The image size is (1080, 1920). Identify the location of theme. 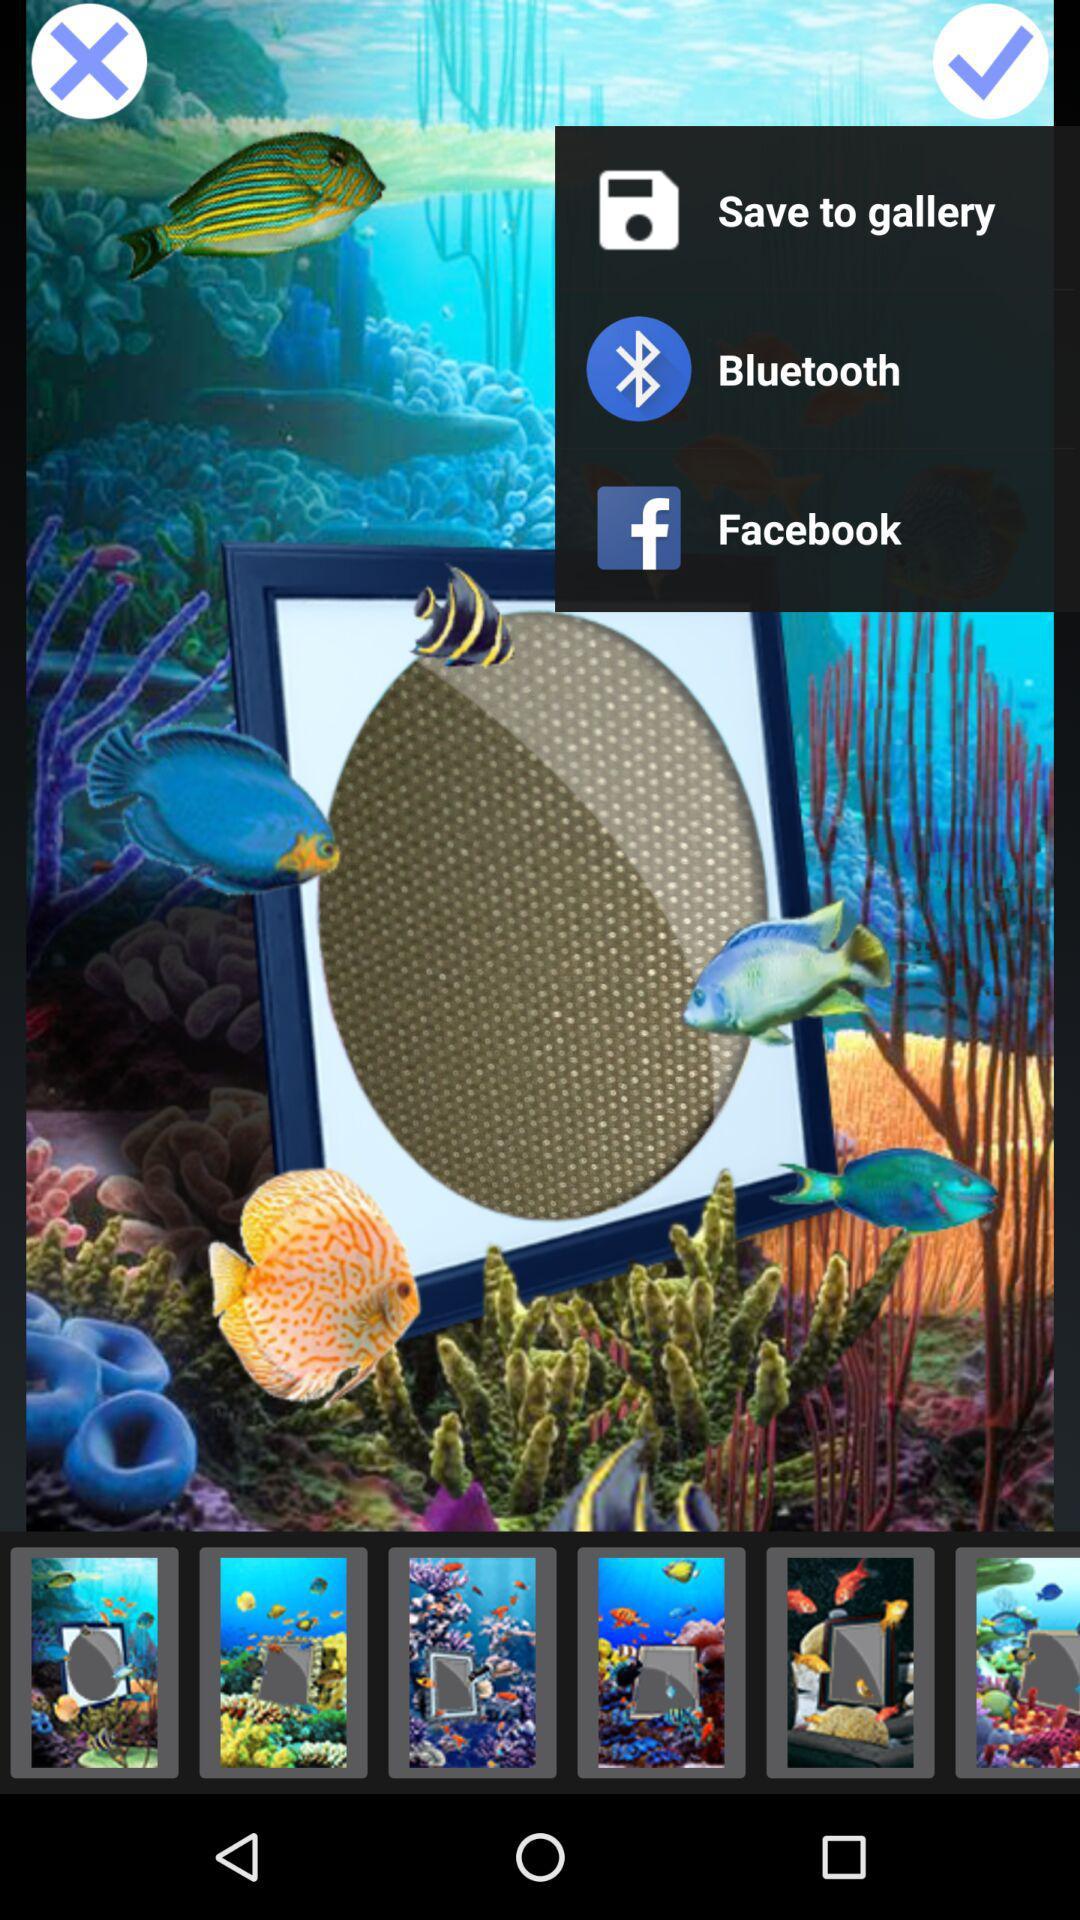
(283, 1662).